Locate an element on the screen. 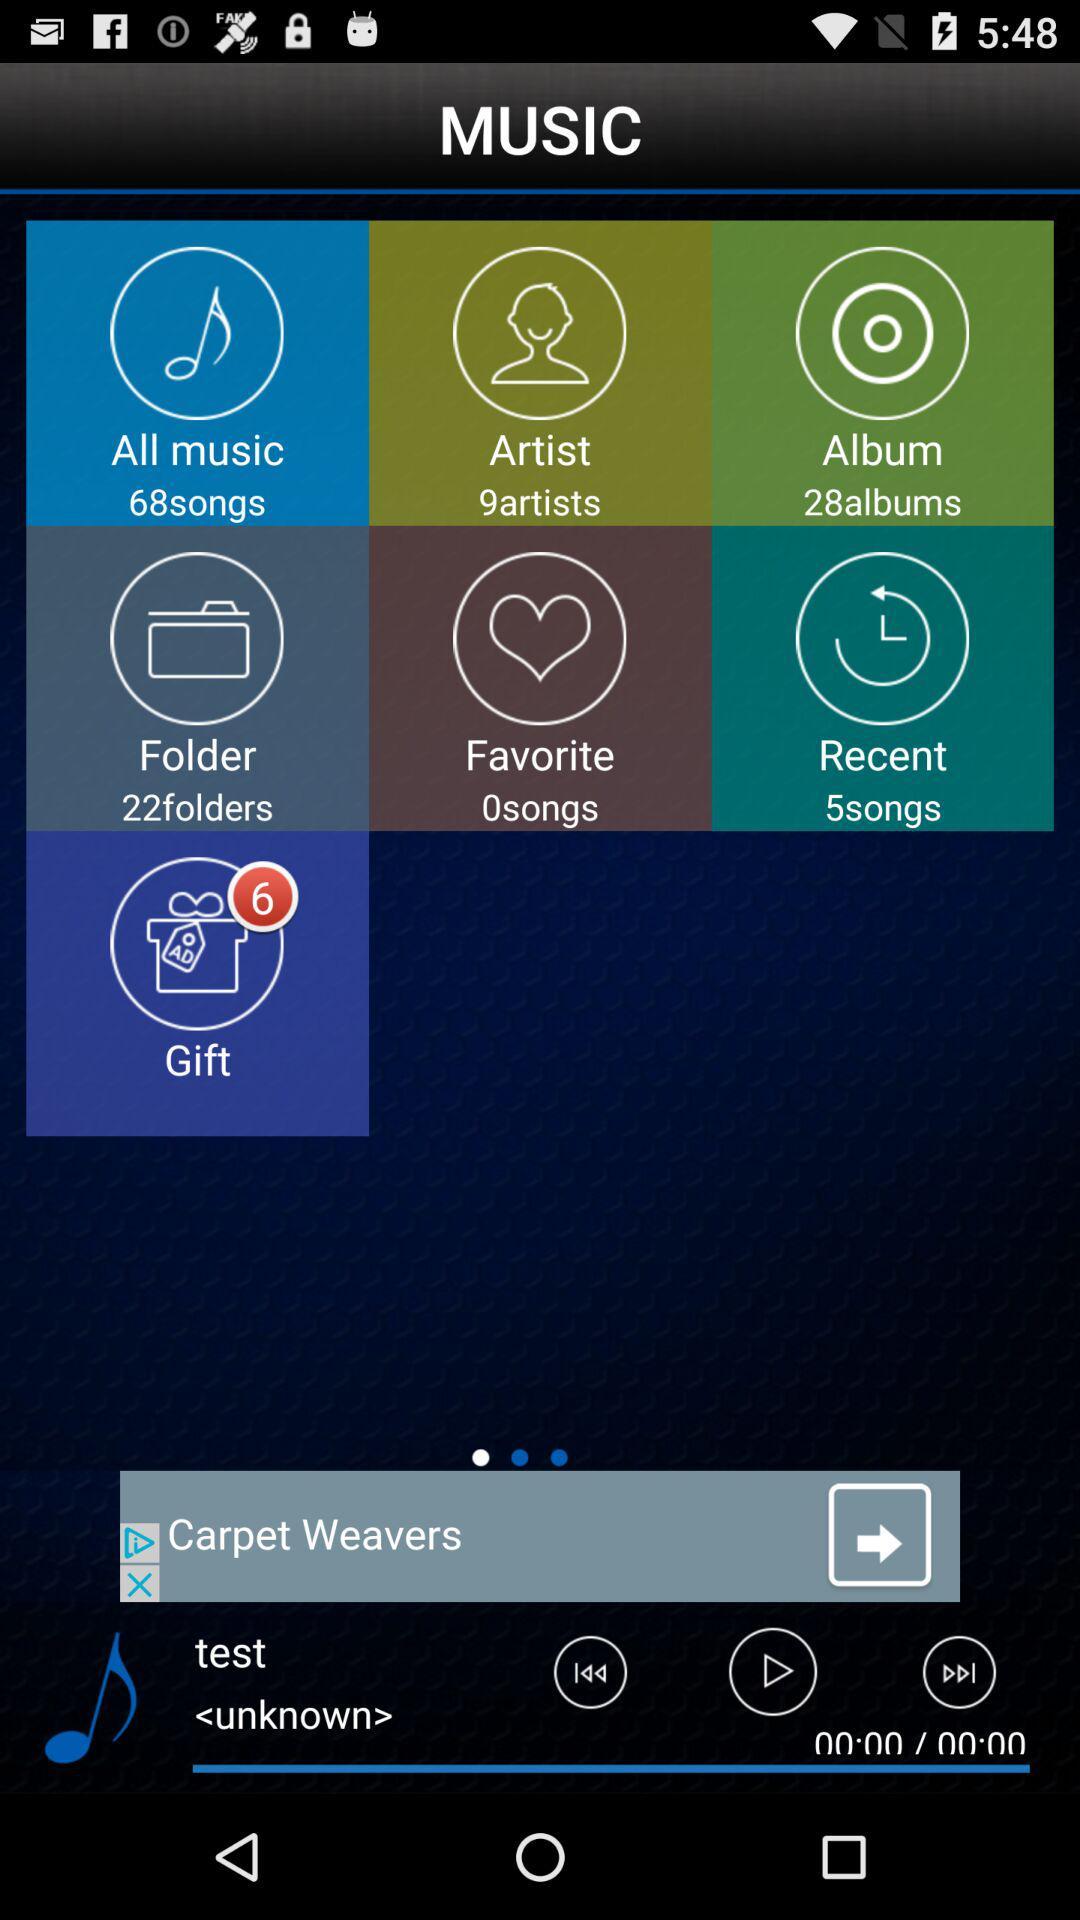  the music icon is located at coordinates (90, 1817).